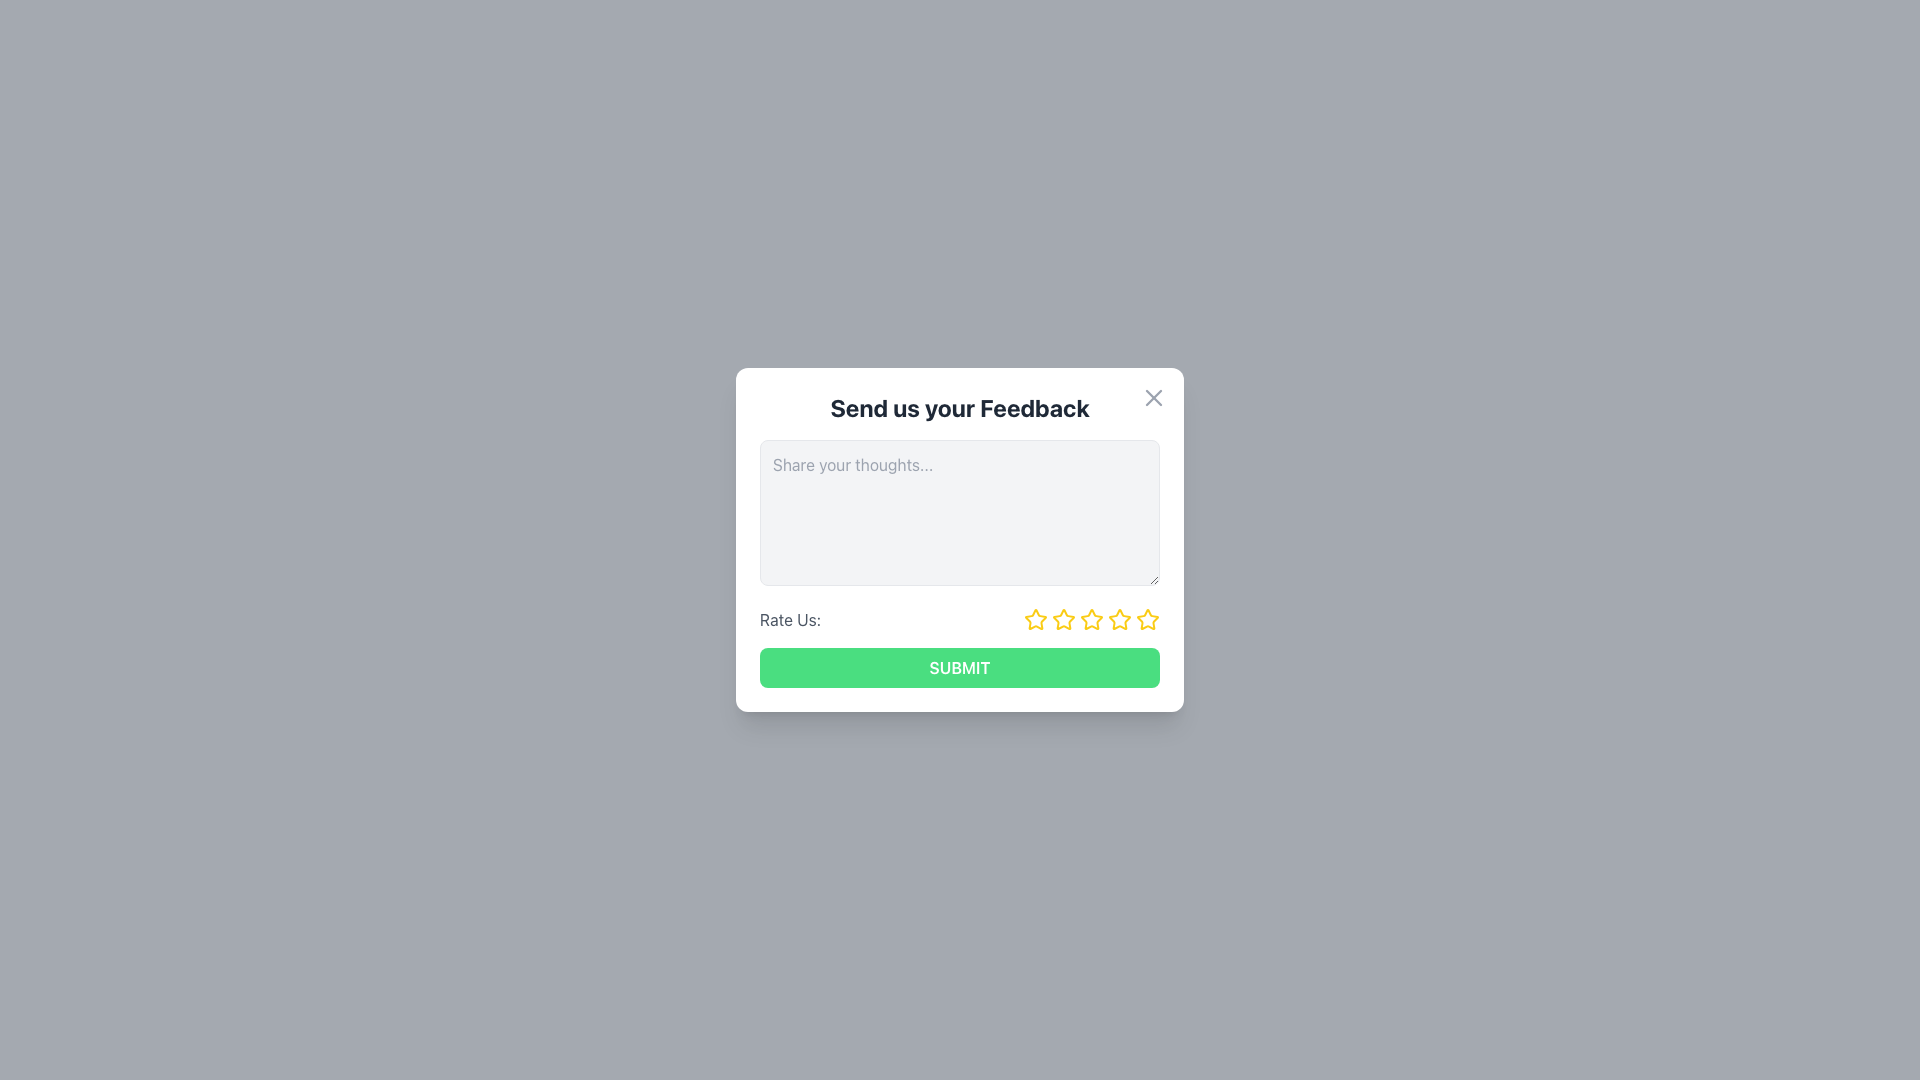 This screenshot has width=1920, height=1080. Describe the element at coordinates (1090, 619) in the screenshot. I see `the Rating Star Icon located in the center-bottom area of the feedback form` at that location.